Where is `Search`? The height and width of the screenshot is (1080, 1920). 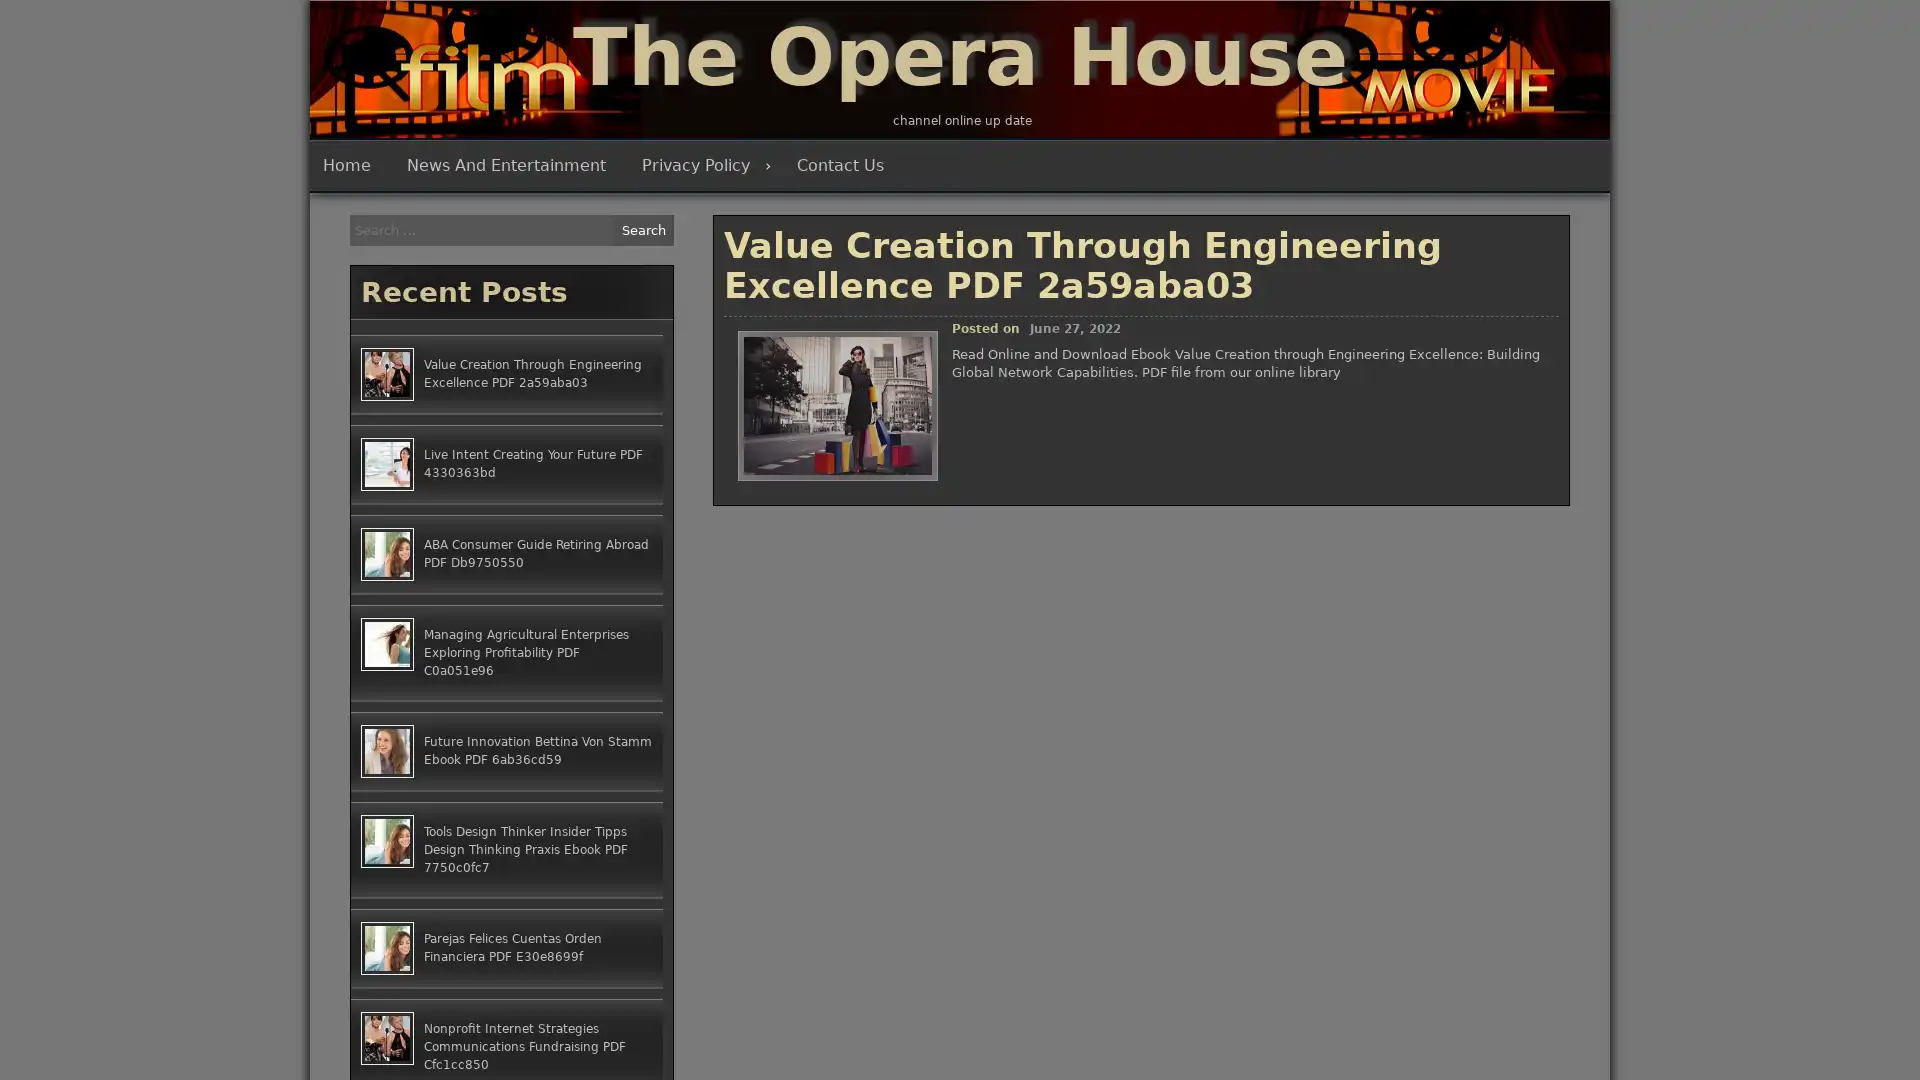
Search is located at coordinates (643, 229).